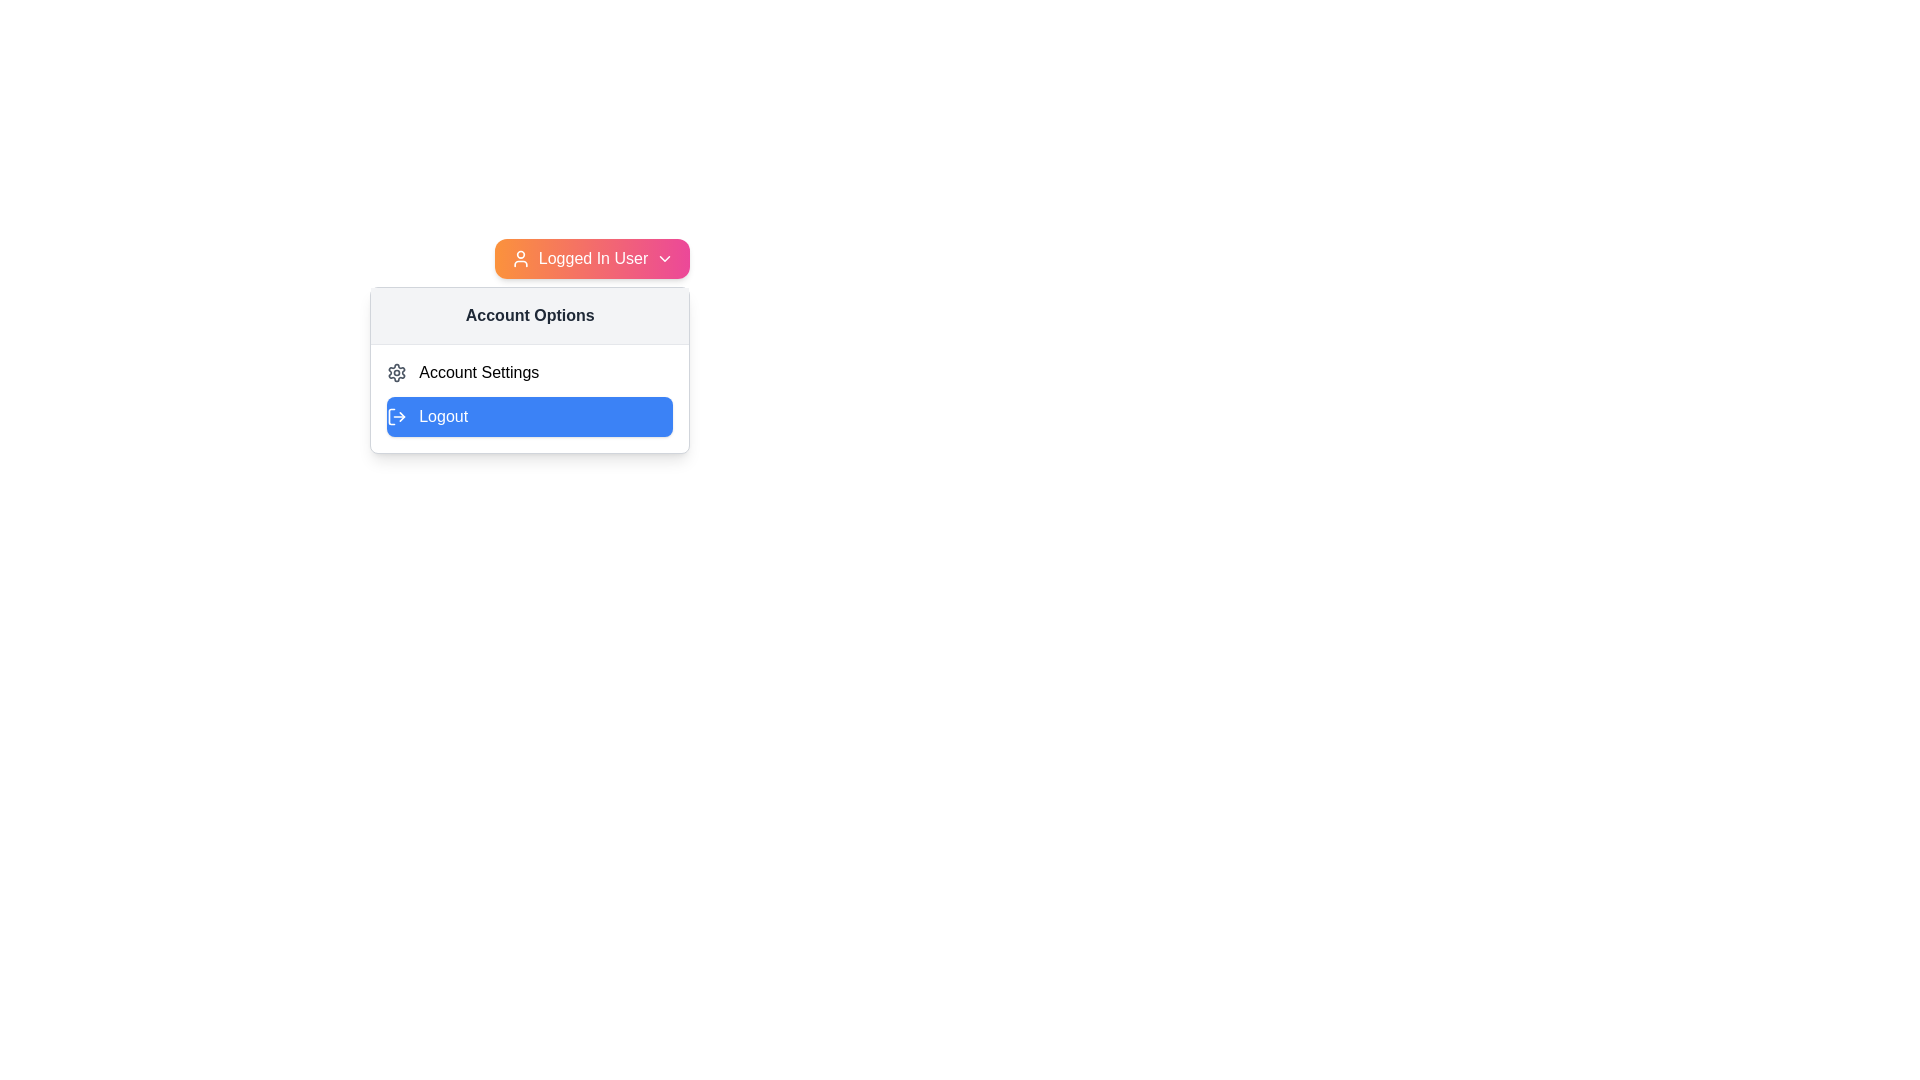  What do you see at coordinates (520, 257) in the screenshot?
I see `the user profile icon located to the left of the 'Logged In User' label` at bounding box center [520, 257].